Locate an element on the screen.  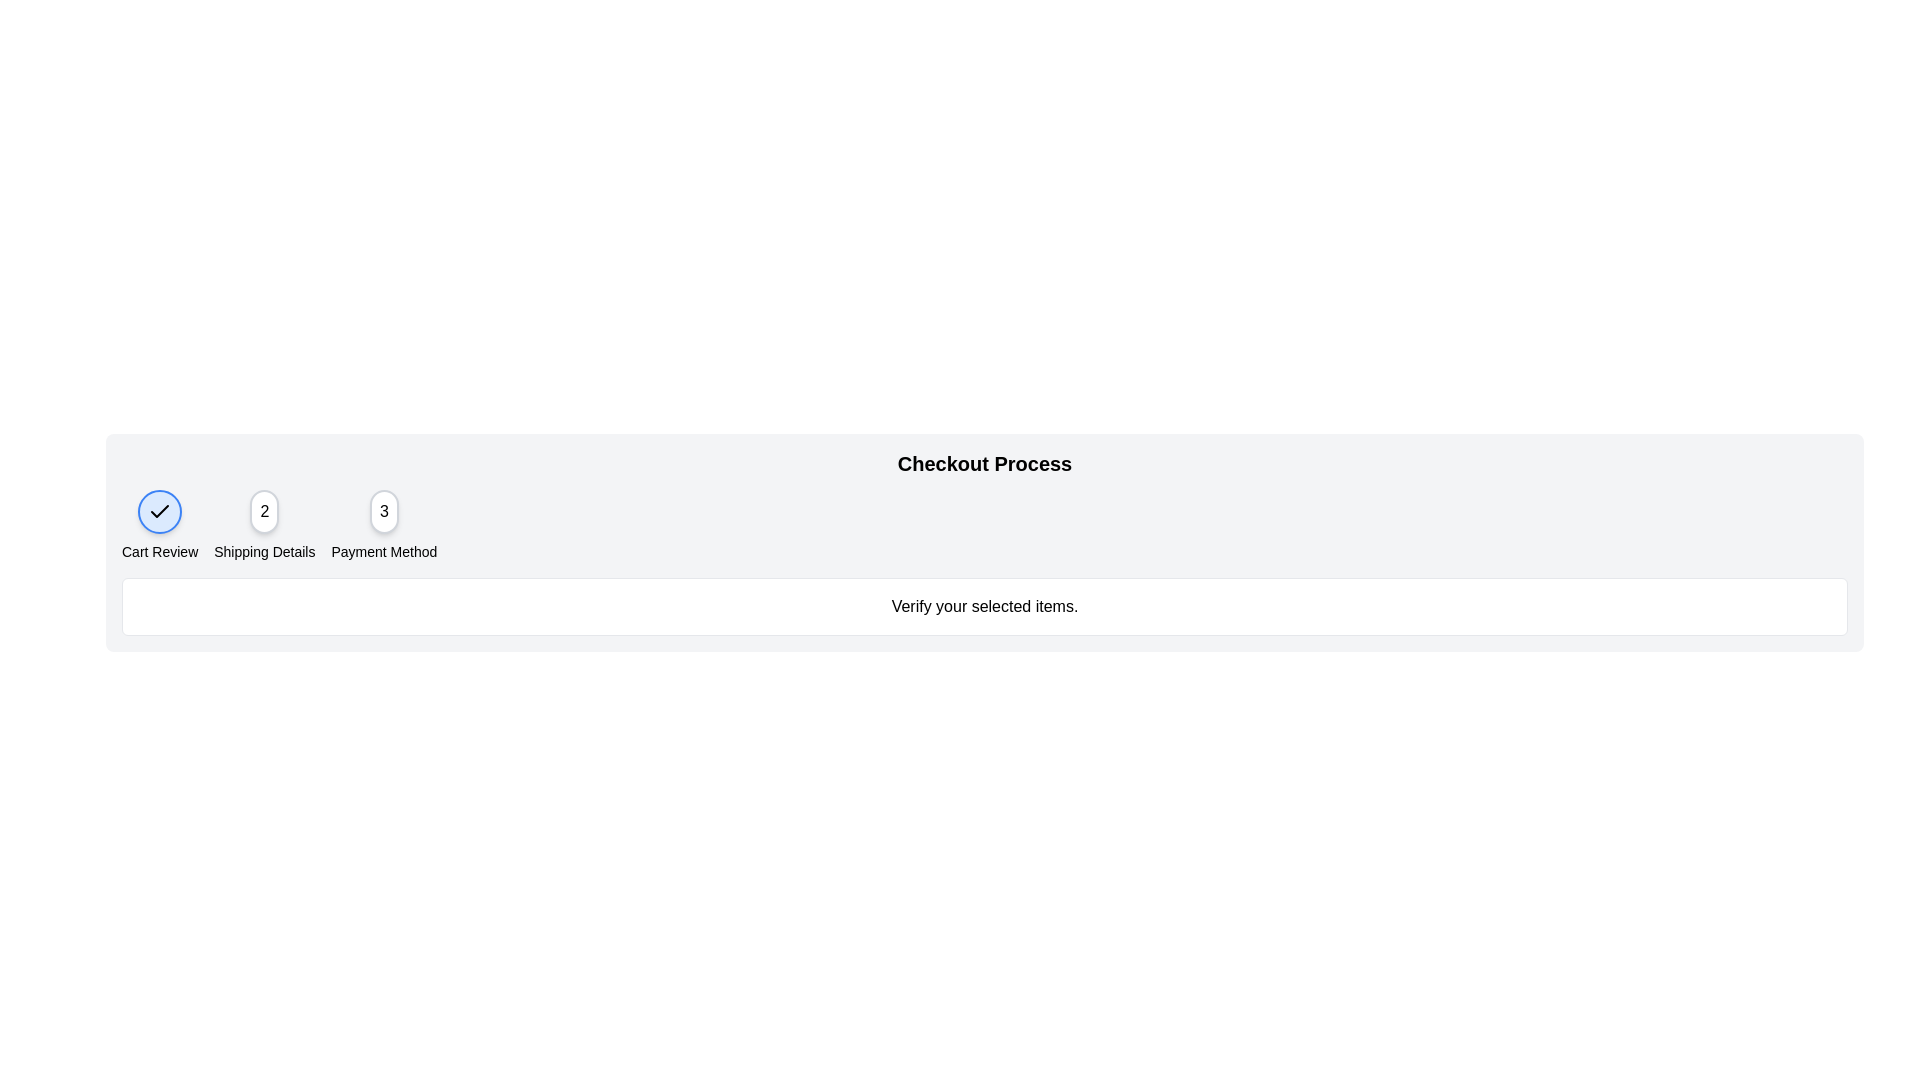
the third step indicator button that represents the 'Payment Method' step is located at coordinates (384, 511).